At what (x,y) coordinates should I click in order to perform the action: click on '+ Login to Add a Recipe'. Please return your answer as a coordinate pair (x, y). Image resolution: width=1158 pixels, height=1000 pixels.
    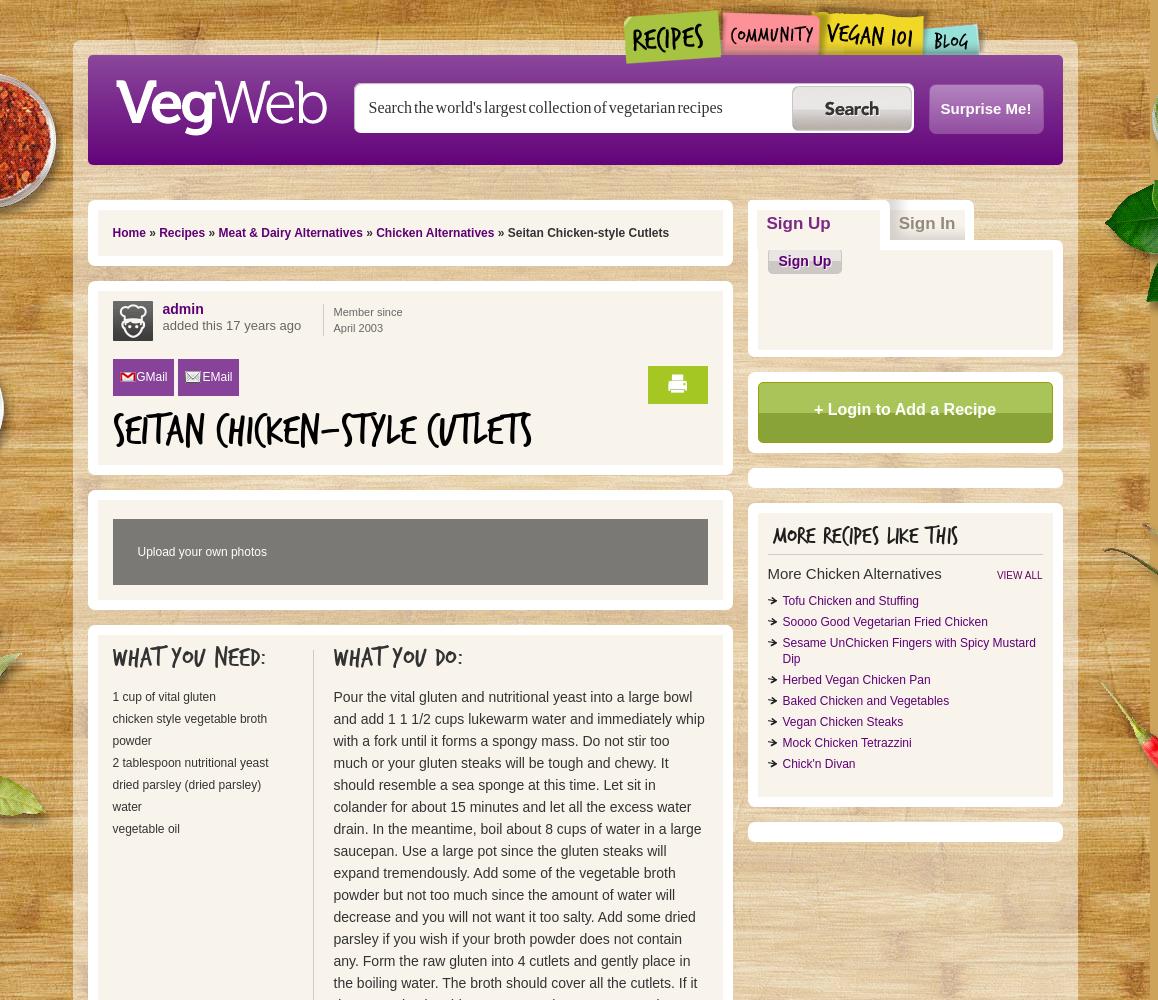
    Looking at the image, I should click on (904, 409).